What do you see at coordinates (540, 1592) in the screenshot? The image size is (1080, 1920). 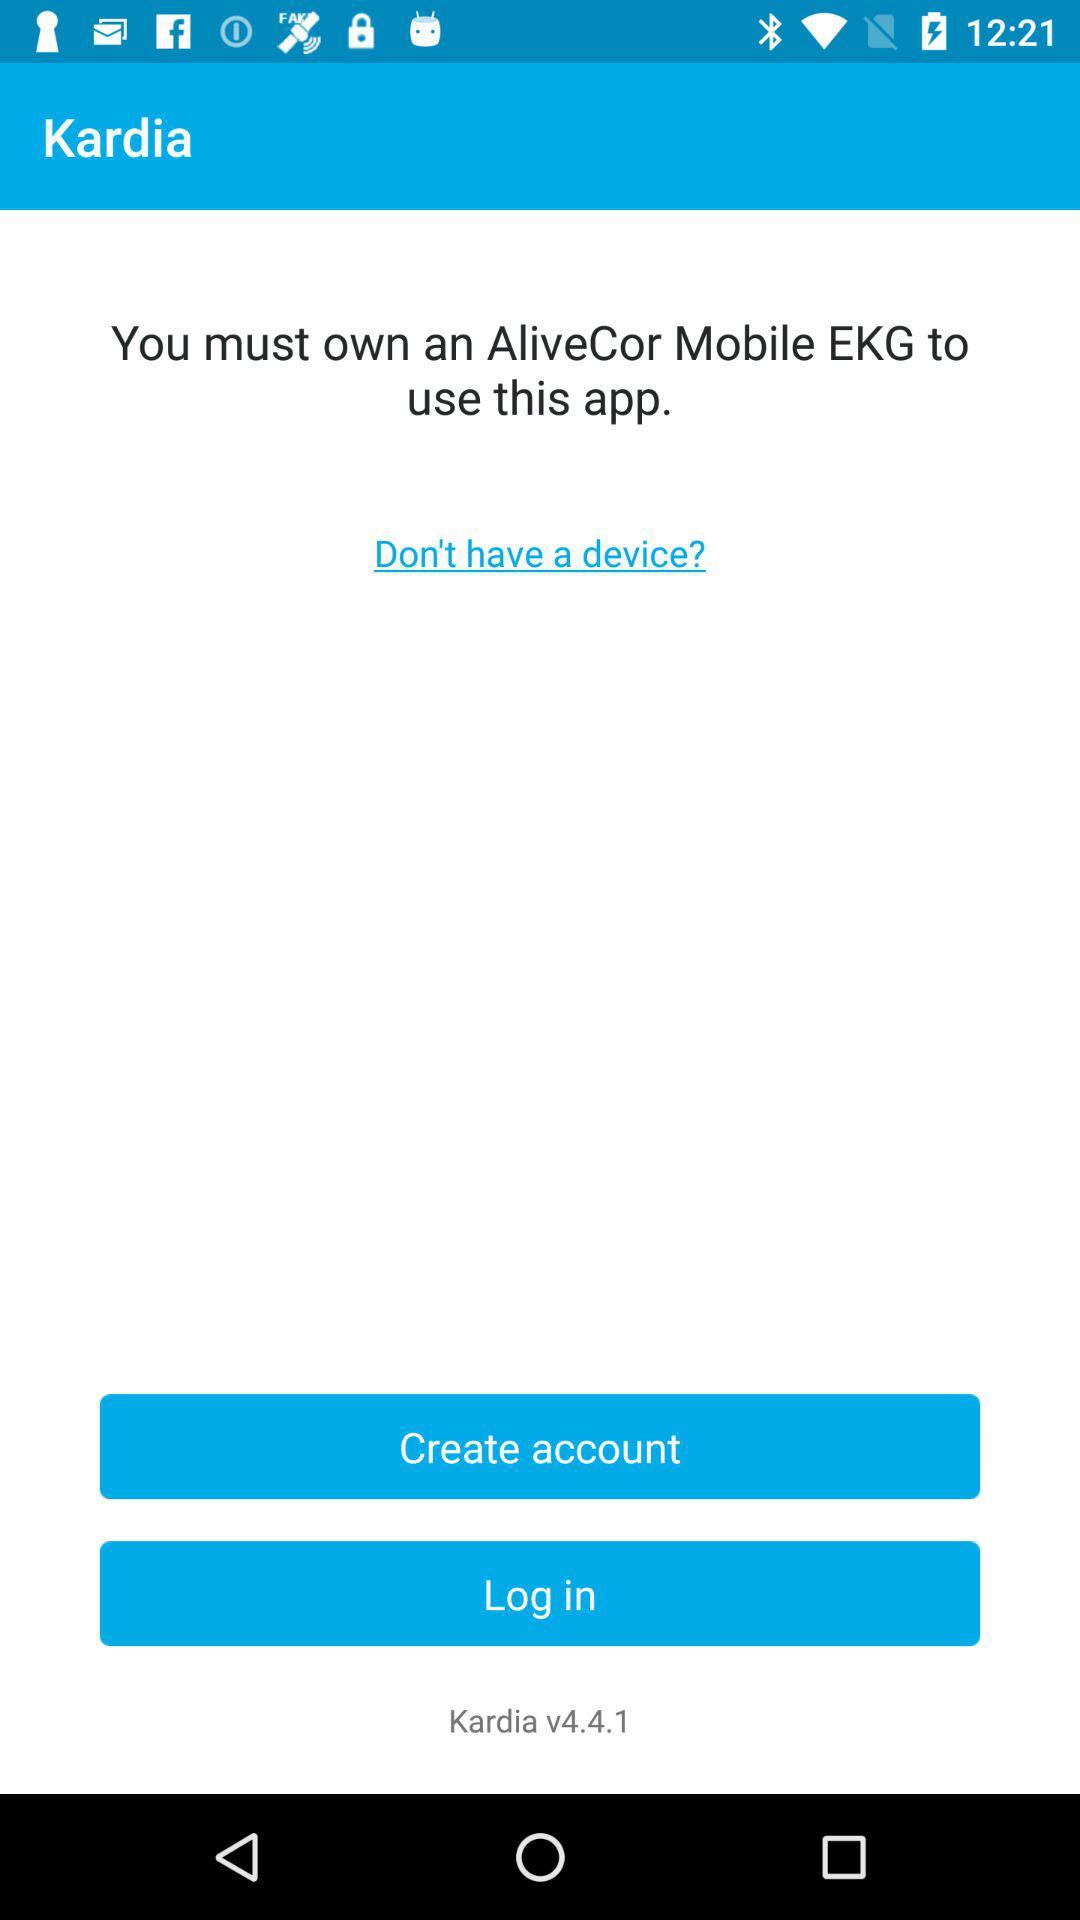 I see `the log in item` at bounding box center [540, 1592].